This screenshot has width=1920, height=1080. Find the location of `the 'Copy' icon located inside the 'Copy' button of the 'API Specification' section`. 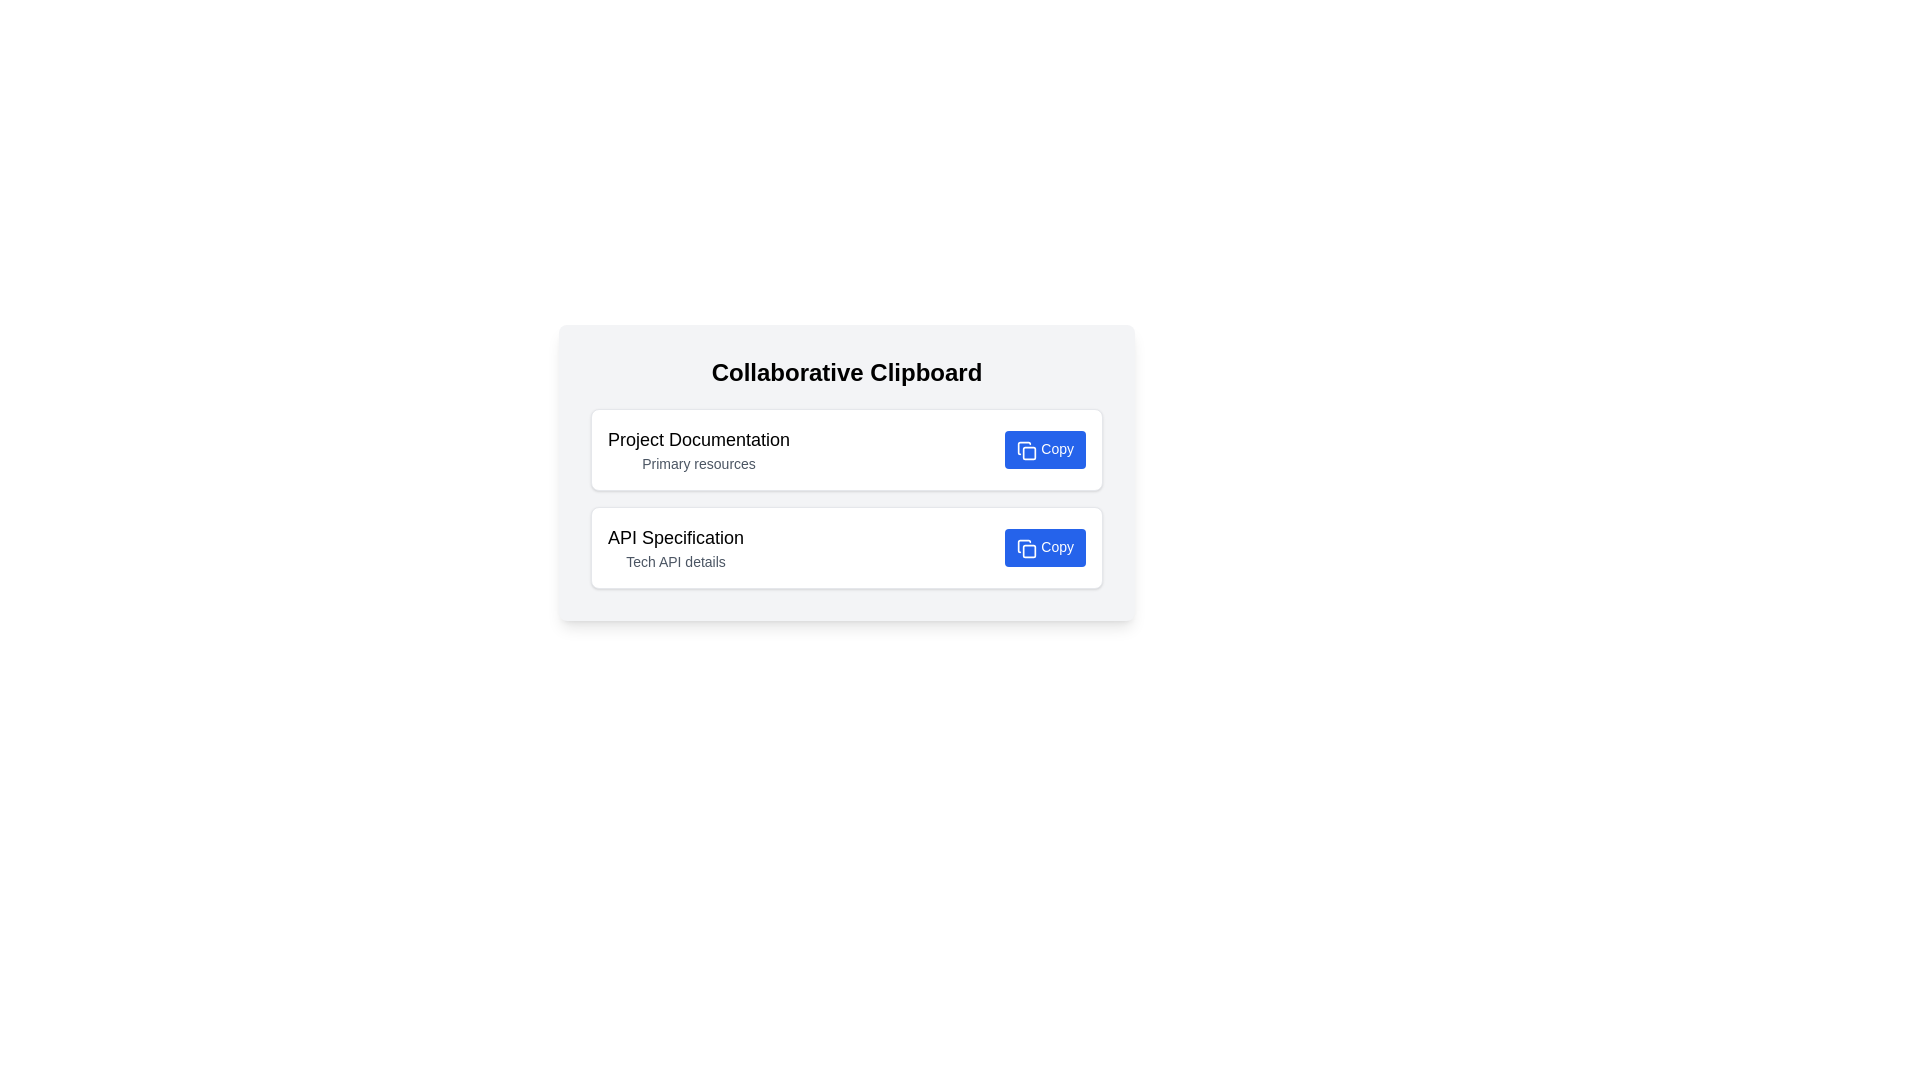

the 'Copy' icon located inside the 'Copy' button of the 'API Specification' section is located at coordinates (1027, 548).